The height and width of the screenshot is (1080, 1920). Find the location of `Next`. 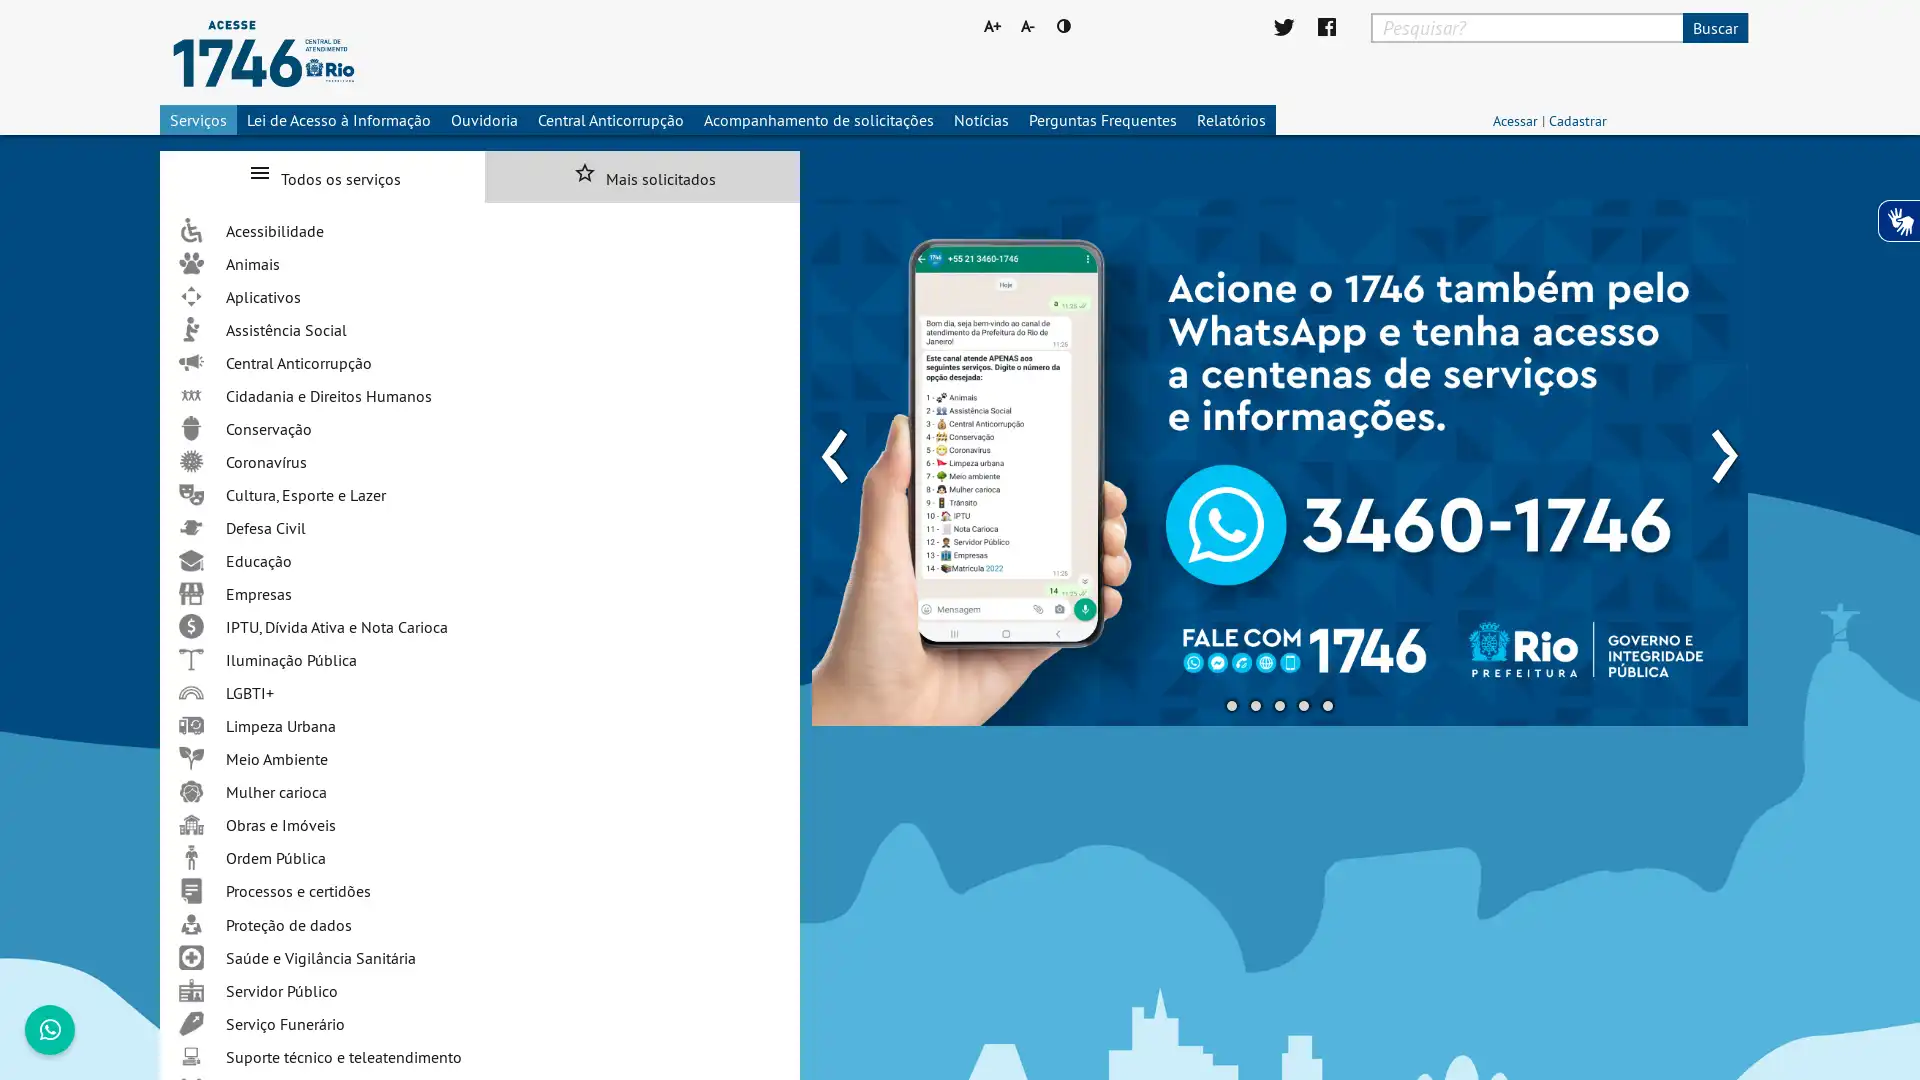

Next is located at coordinates (1722, 442).